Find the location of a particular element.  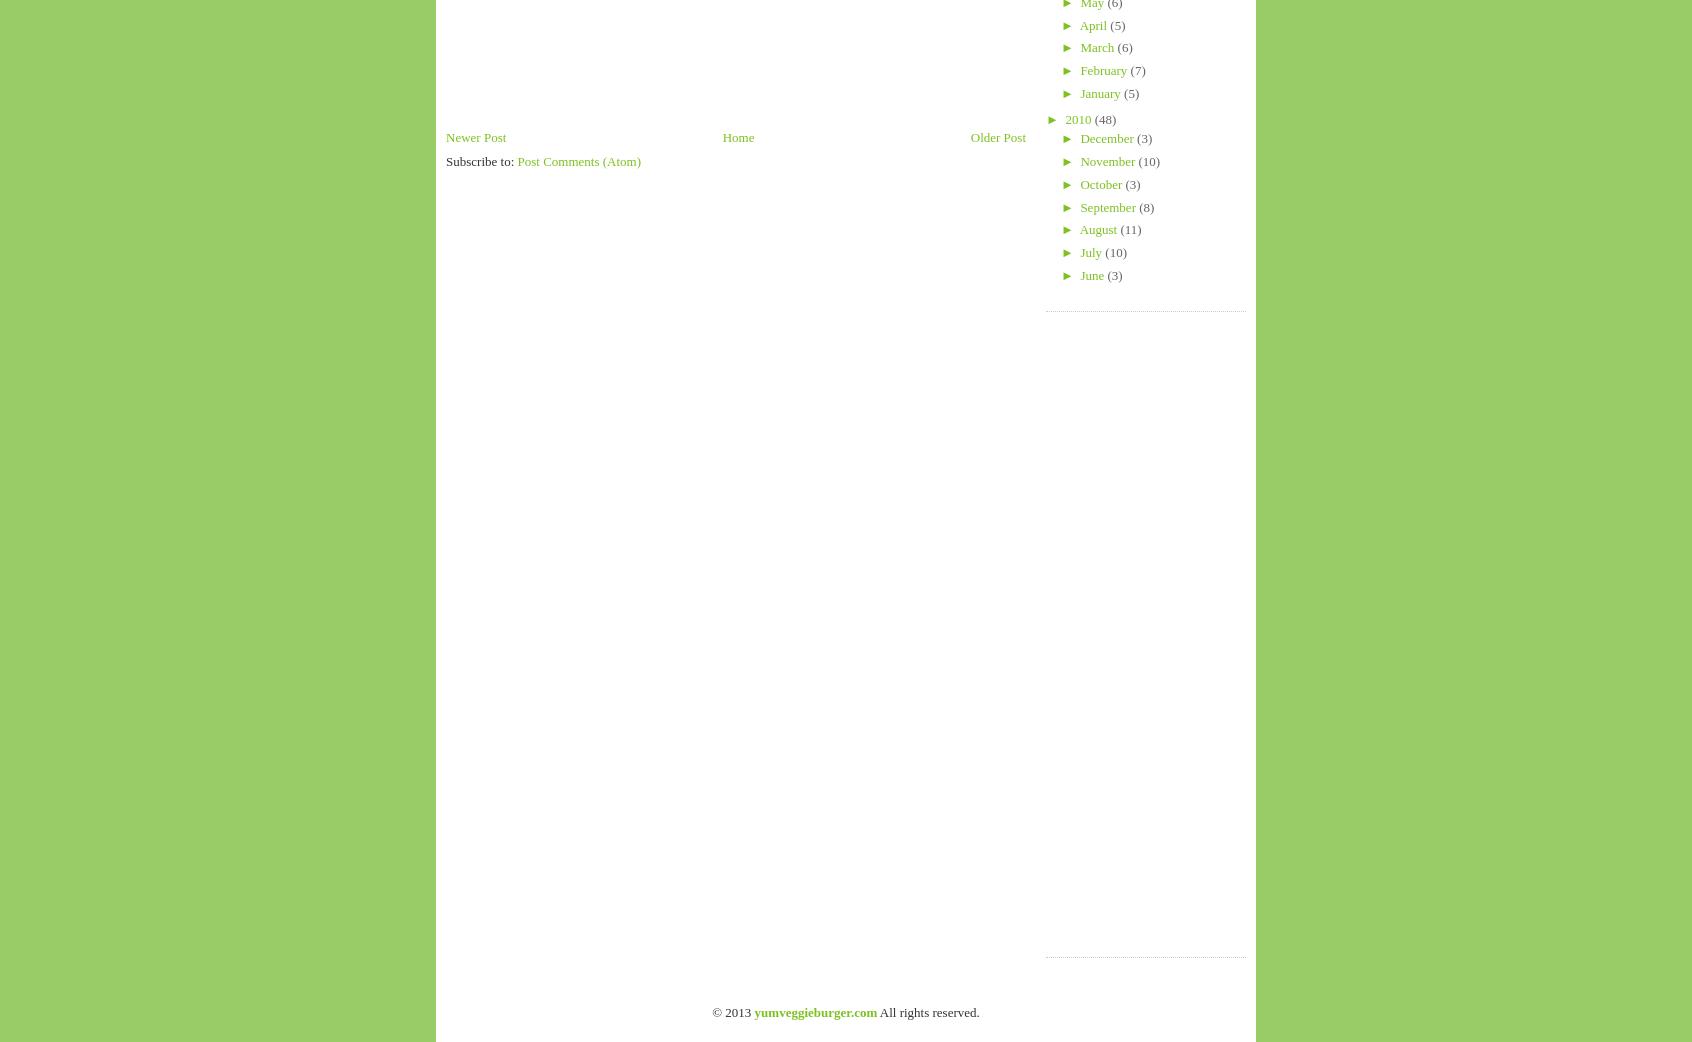

'yumveggieburger.com' is located at coordinates (815, 1012).